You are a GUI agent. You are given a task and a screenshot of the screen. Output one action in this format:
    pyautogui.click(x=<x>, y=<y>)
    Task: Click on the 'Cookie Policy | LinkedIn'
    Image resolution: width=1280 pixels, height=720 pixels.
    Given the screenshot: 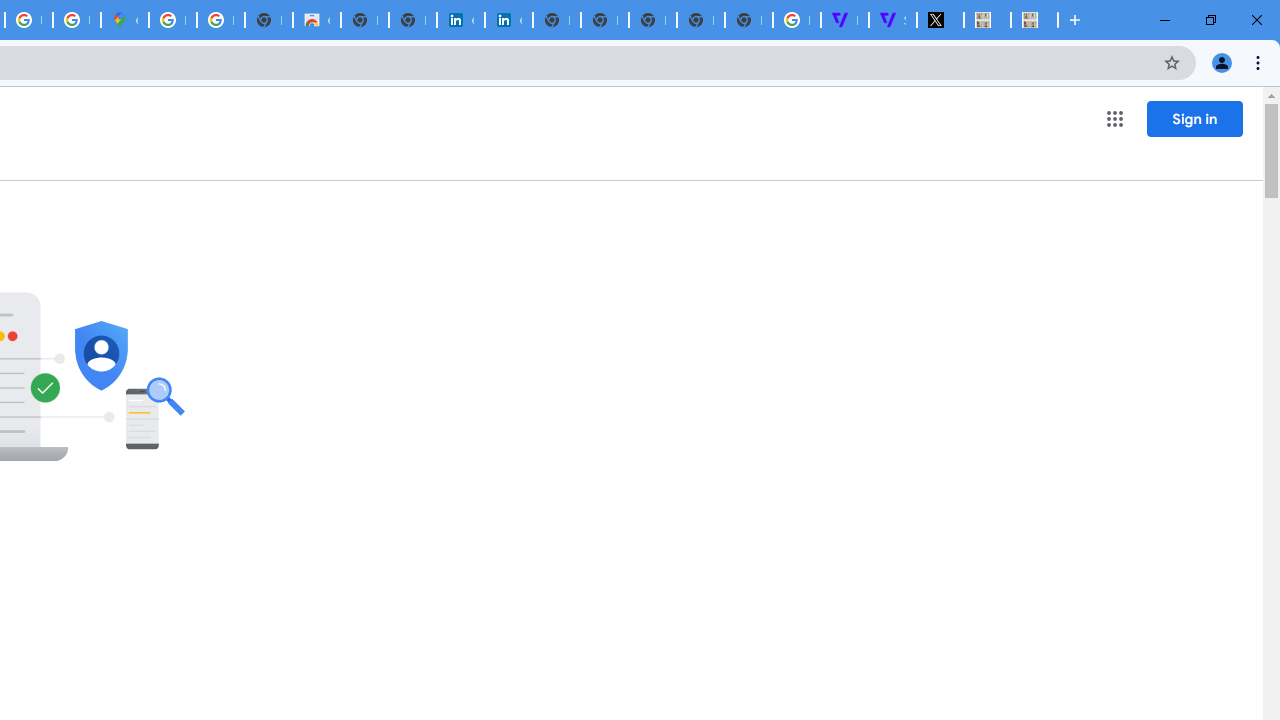 What is the action you would take?
    pyautogui.click(x=459, y=20)
    